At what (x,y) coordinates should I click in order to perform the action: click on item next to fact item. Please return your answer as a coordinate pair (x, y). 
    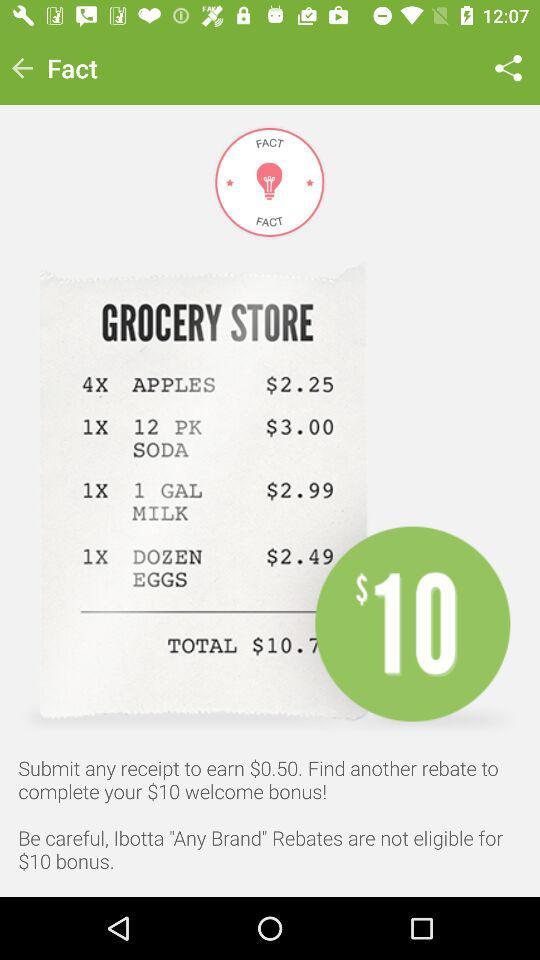
    Looking at the image, I should click on (508, 68).